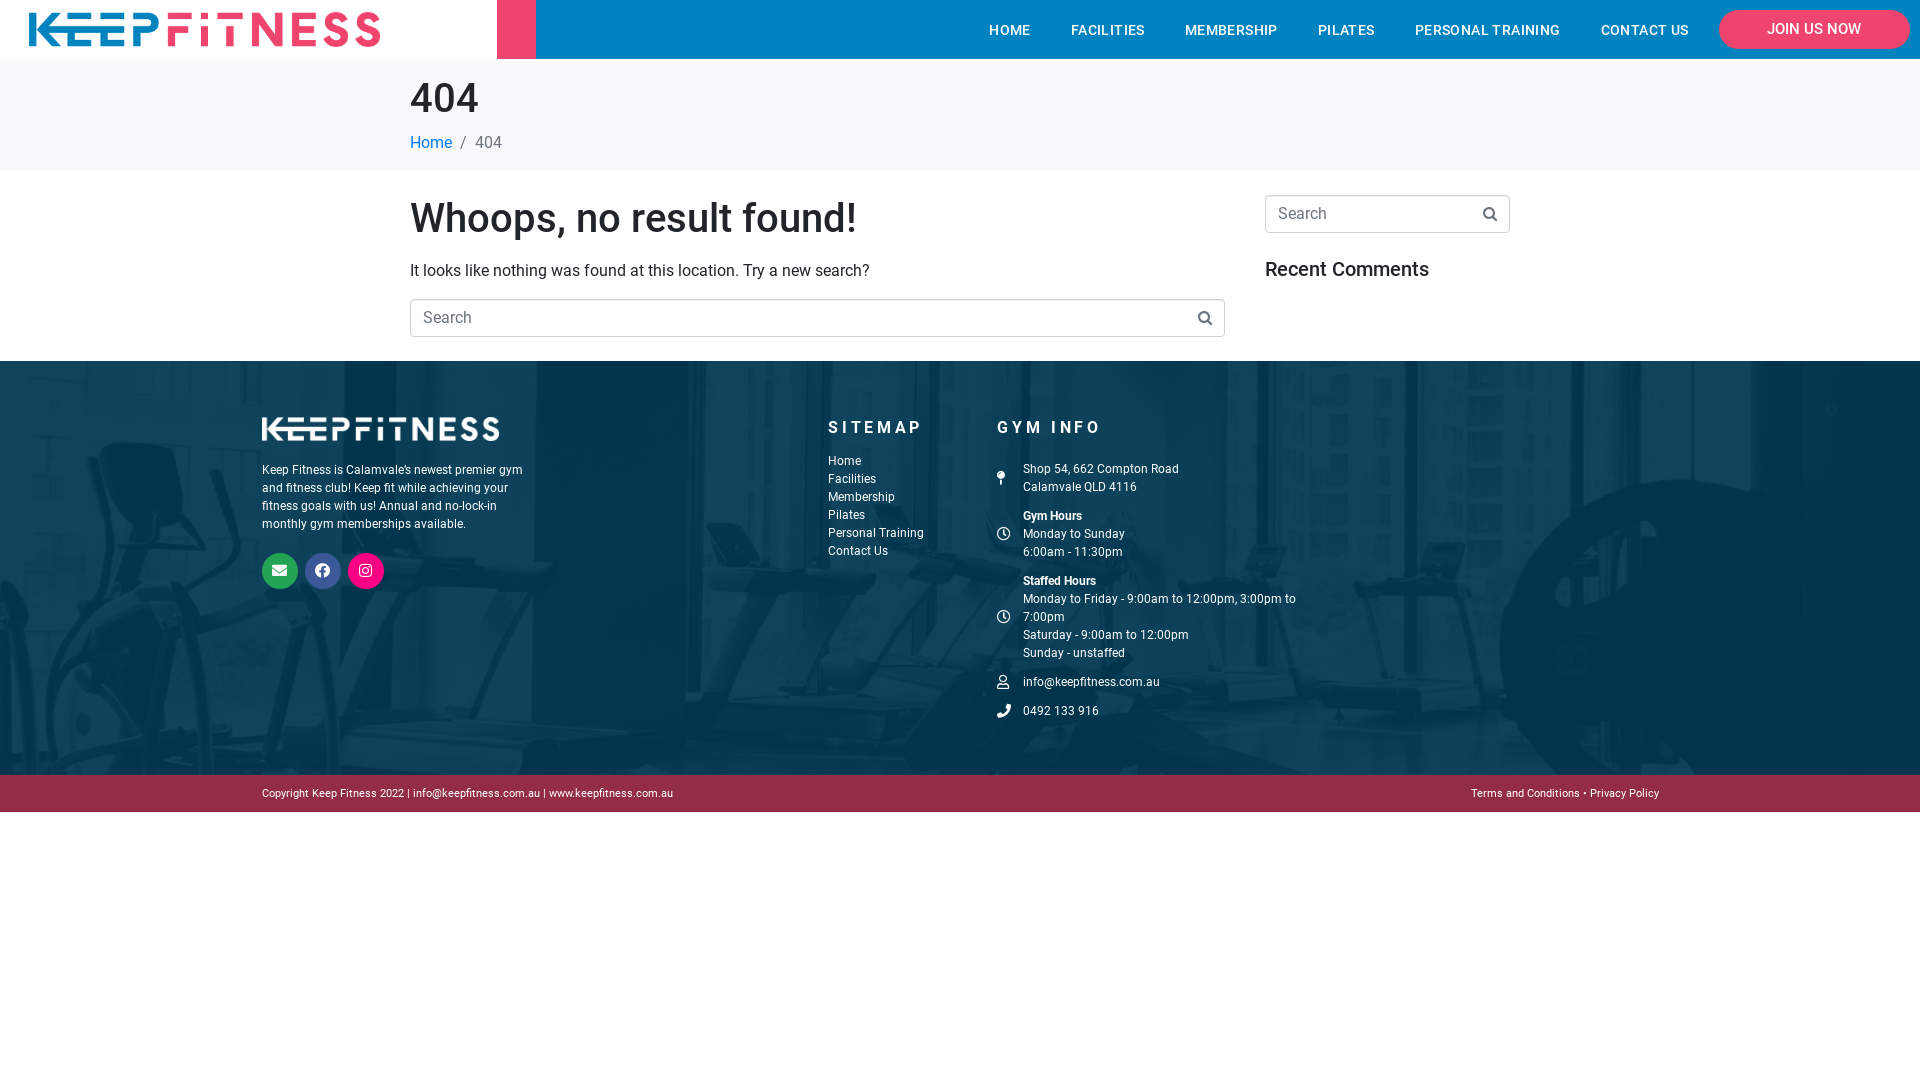 Image resolution: width=1920 pixels, height=1080 pixels. What do you see at coordinates (846, 514) in the screenshot?
I see `'Pilates'` at bounding box center [846, 514].